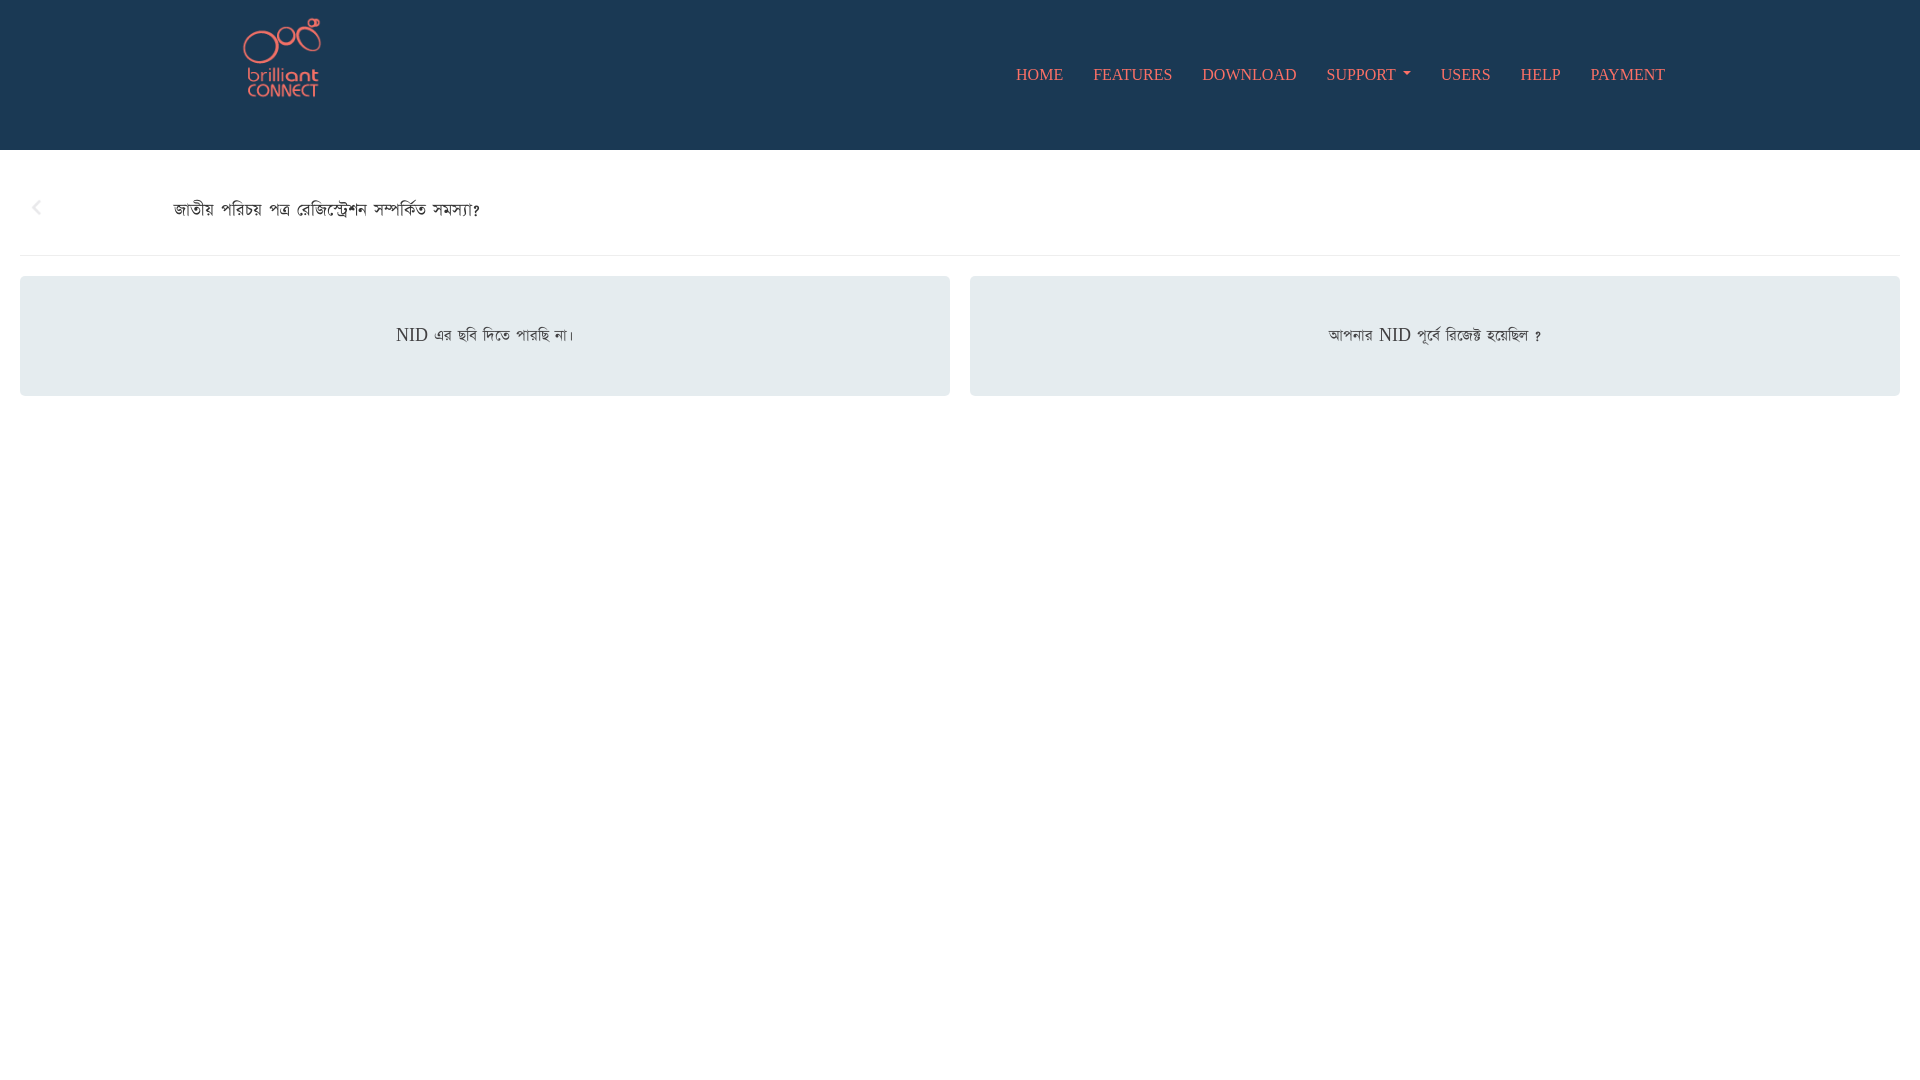  I want to click on 'SUPPORT', so click(1367, 73).